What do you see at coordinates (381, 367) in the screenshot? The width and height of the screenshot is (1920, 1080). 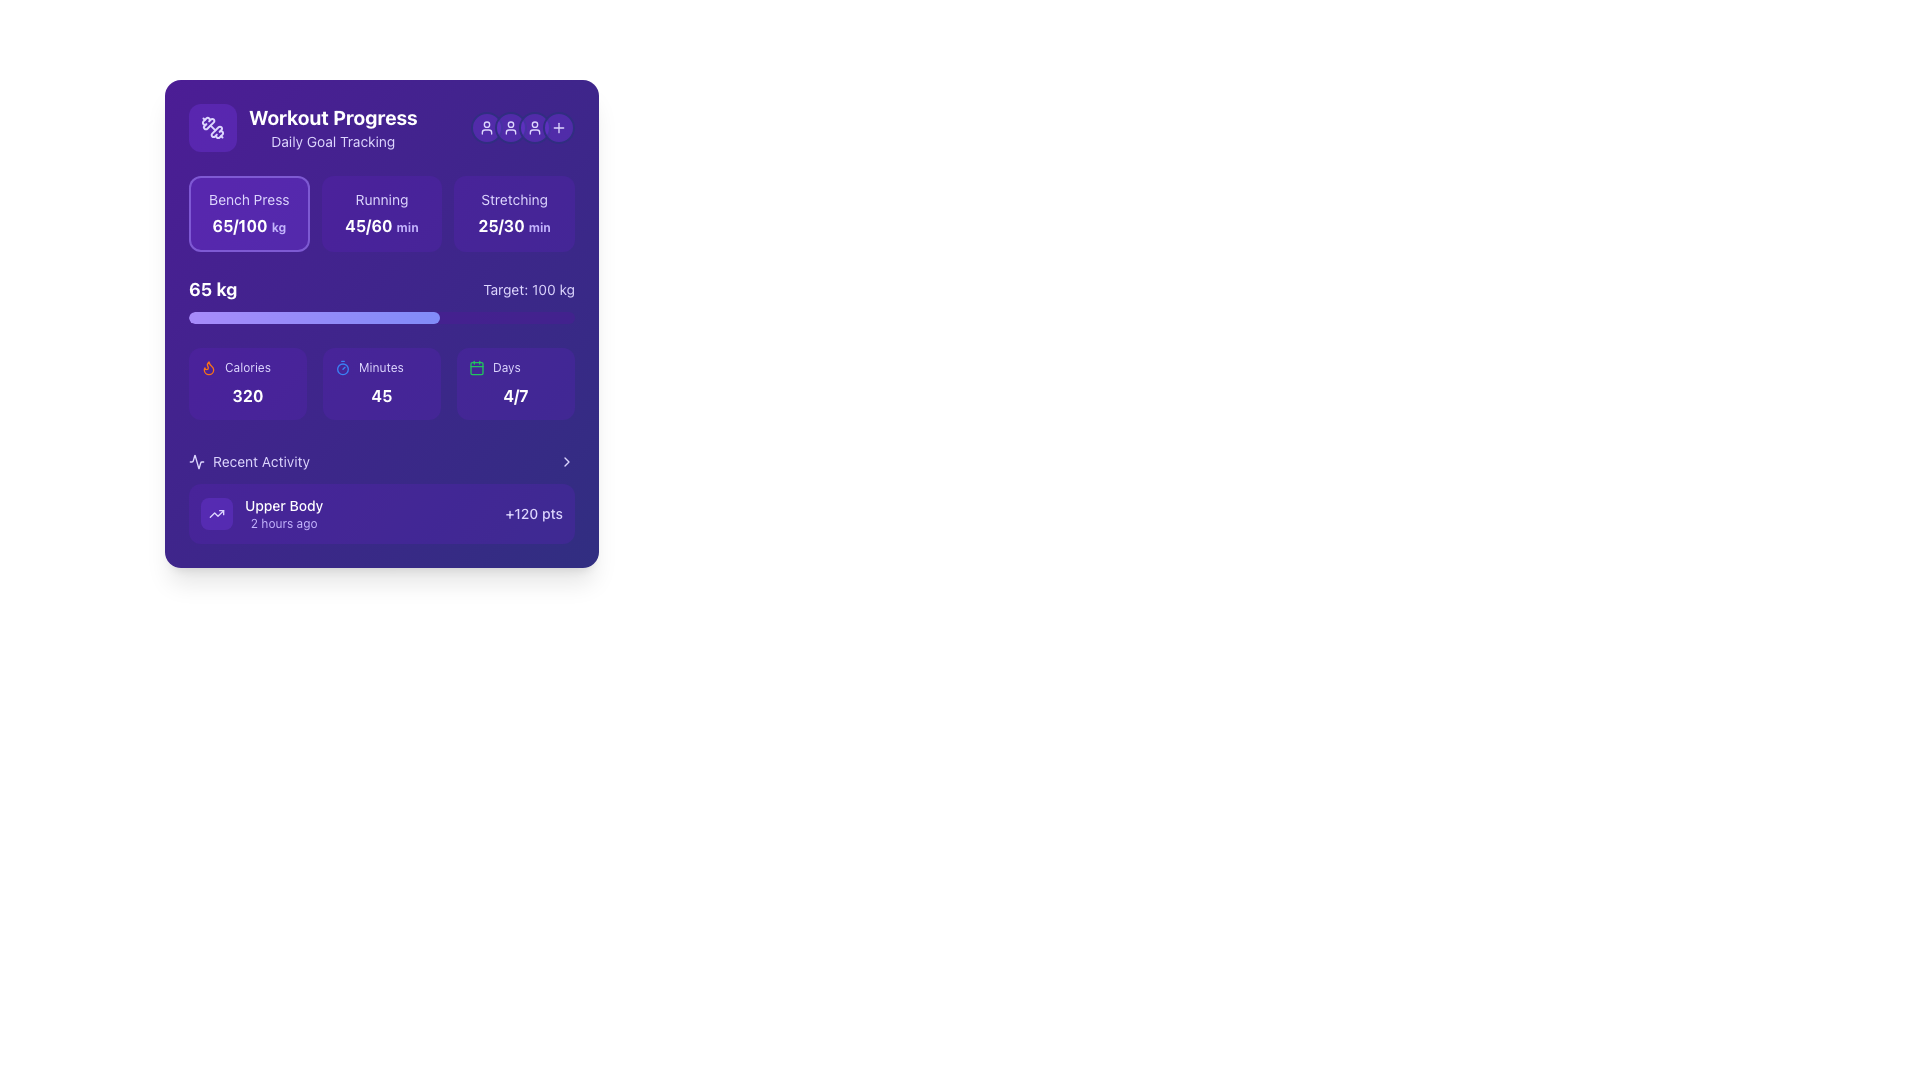 I see `the text label that describes the associated numeric value indicating minutes, positioned to the right of a blue stopwatch icon and above the time duration number` at bounding box center [381, 367].